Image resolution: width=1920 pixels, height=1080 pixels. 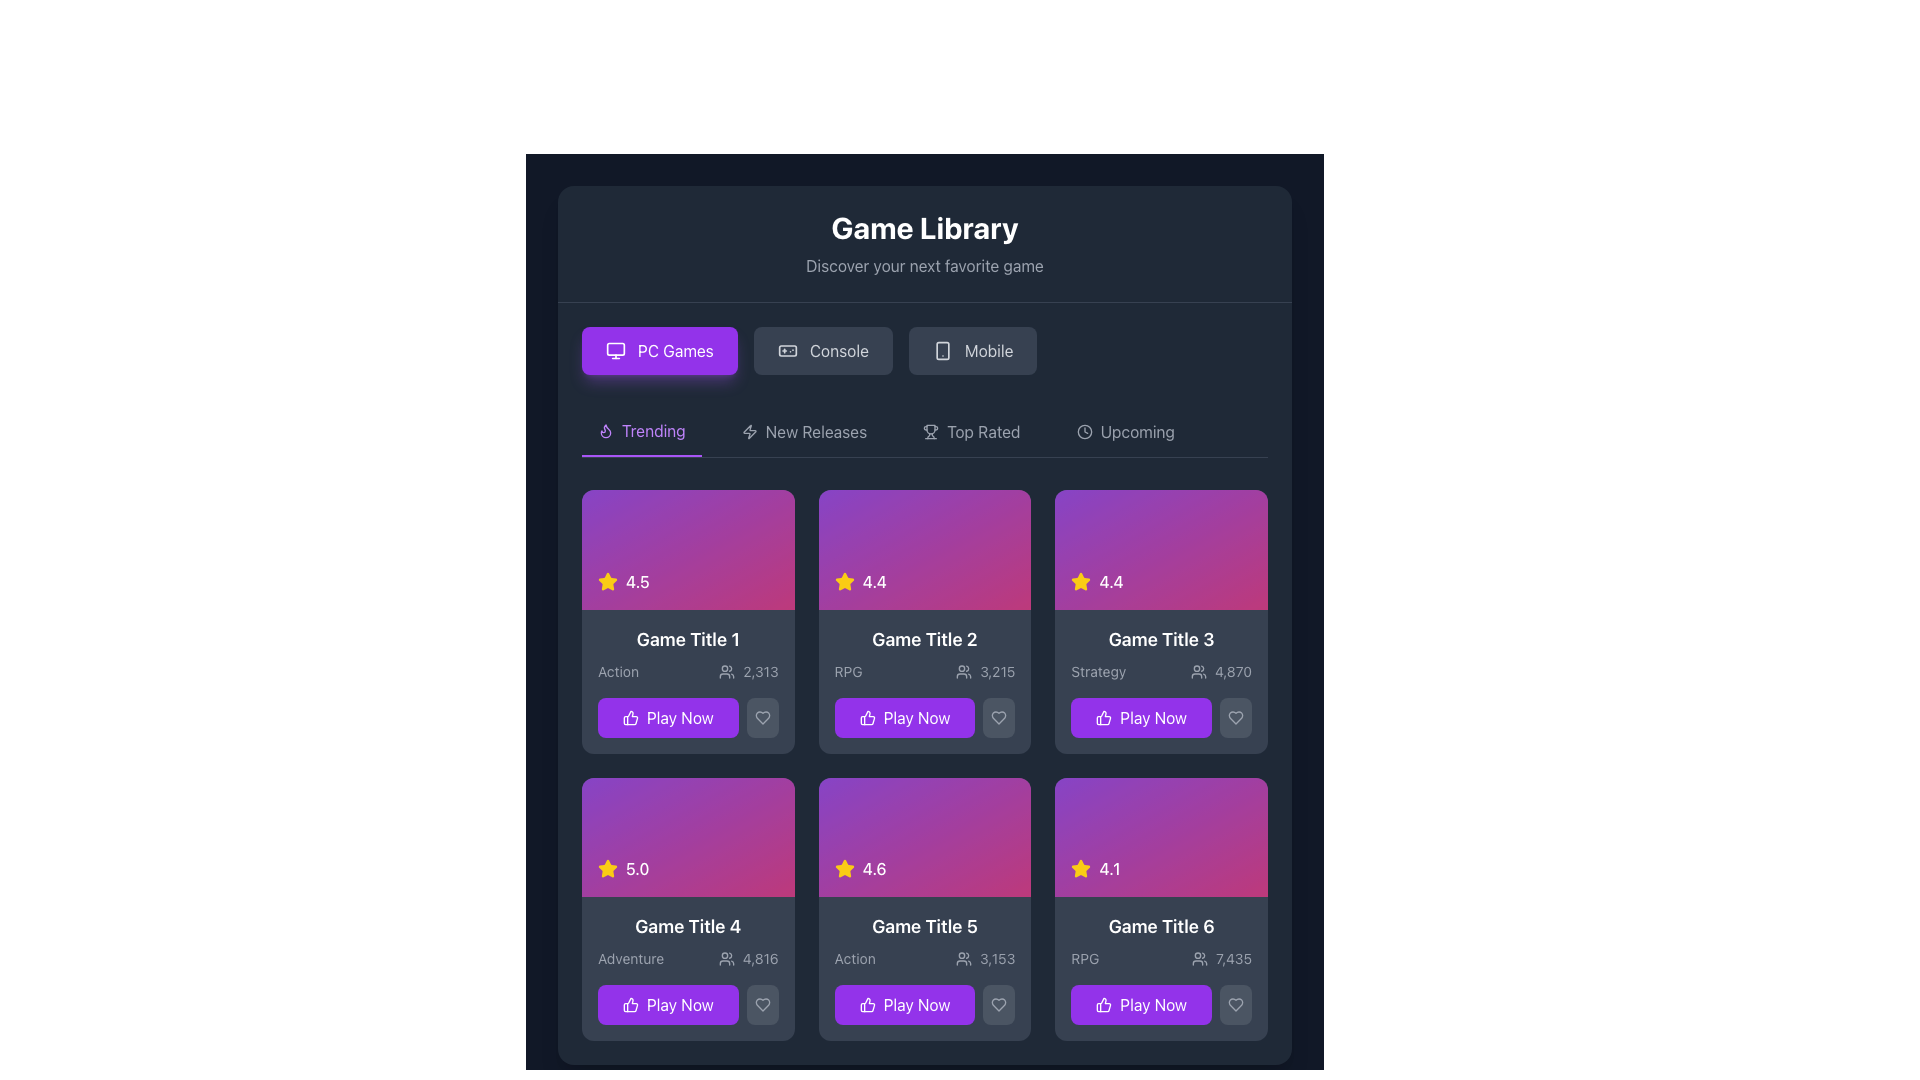 What do you see at coordinates (604, 430) in the screenshot?
I see `the flame icon within the SVG graphic located on the left side of the 'Trending' section header, above the 'Game Title 1' and 'Game Title 2' cards` at bounding box center [604, 430].